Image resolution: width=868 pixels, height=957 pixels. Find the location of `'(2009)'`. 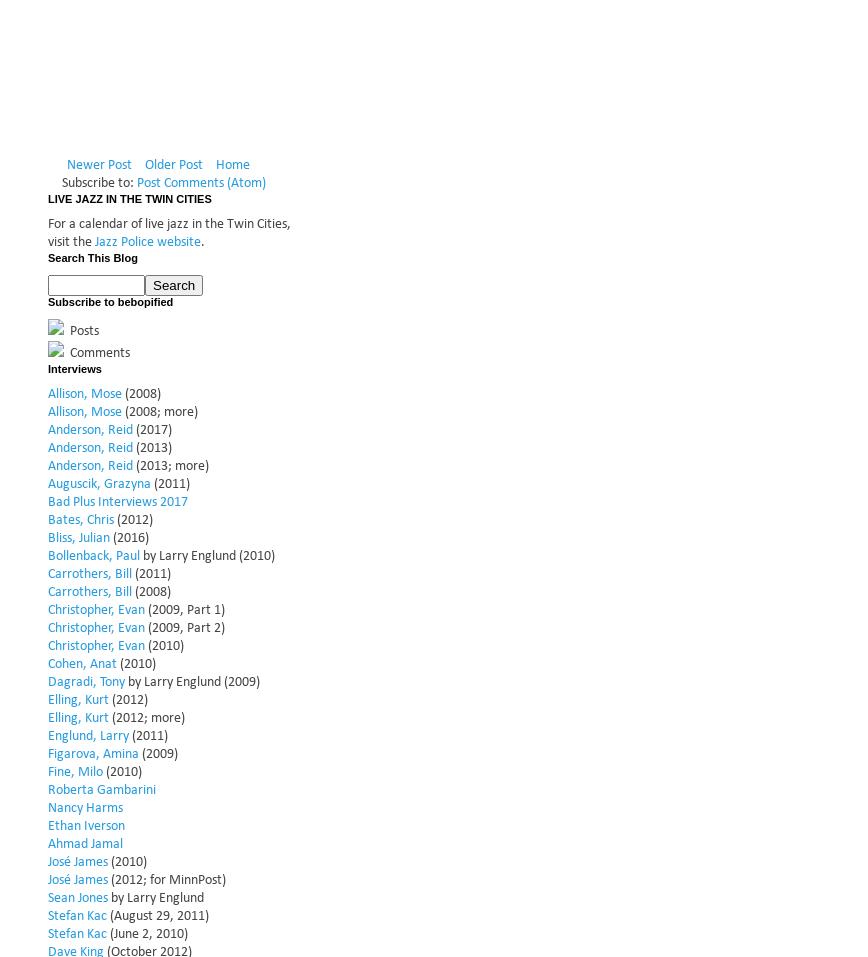

'(2009)' is located at coordinates (158, 753).